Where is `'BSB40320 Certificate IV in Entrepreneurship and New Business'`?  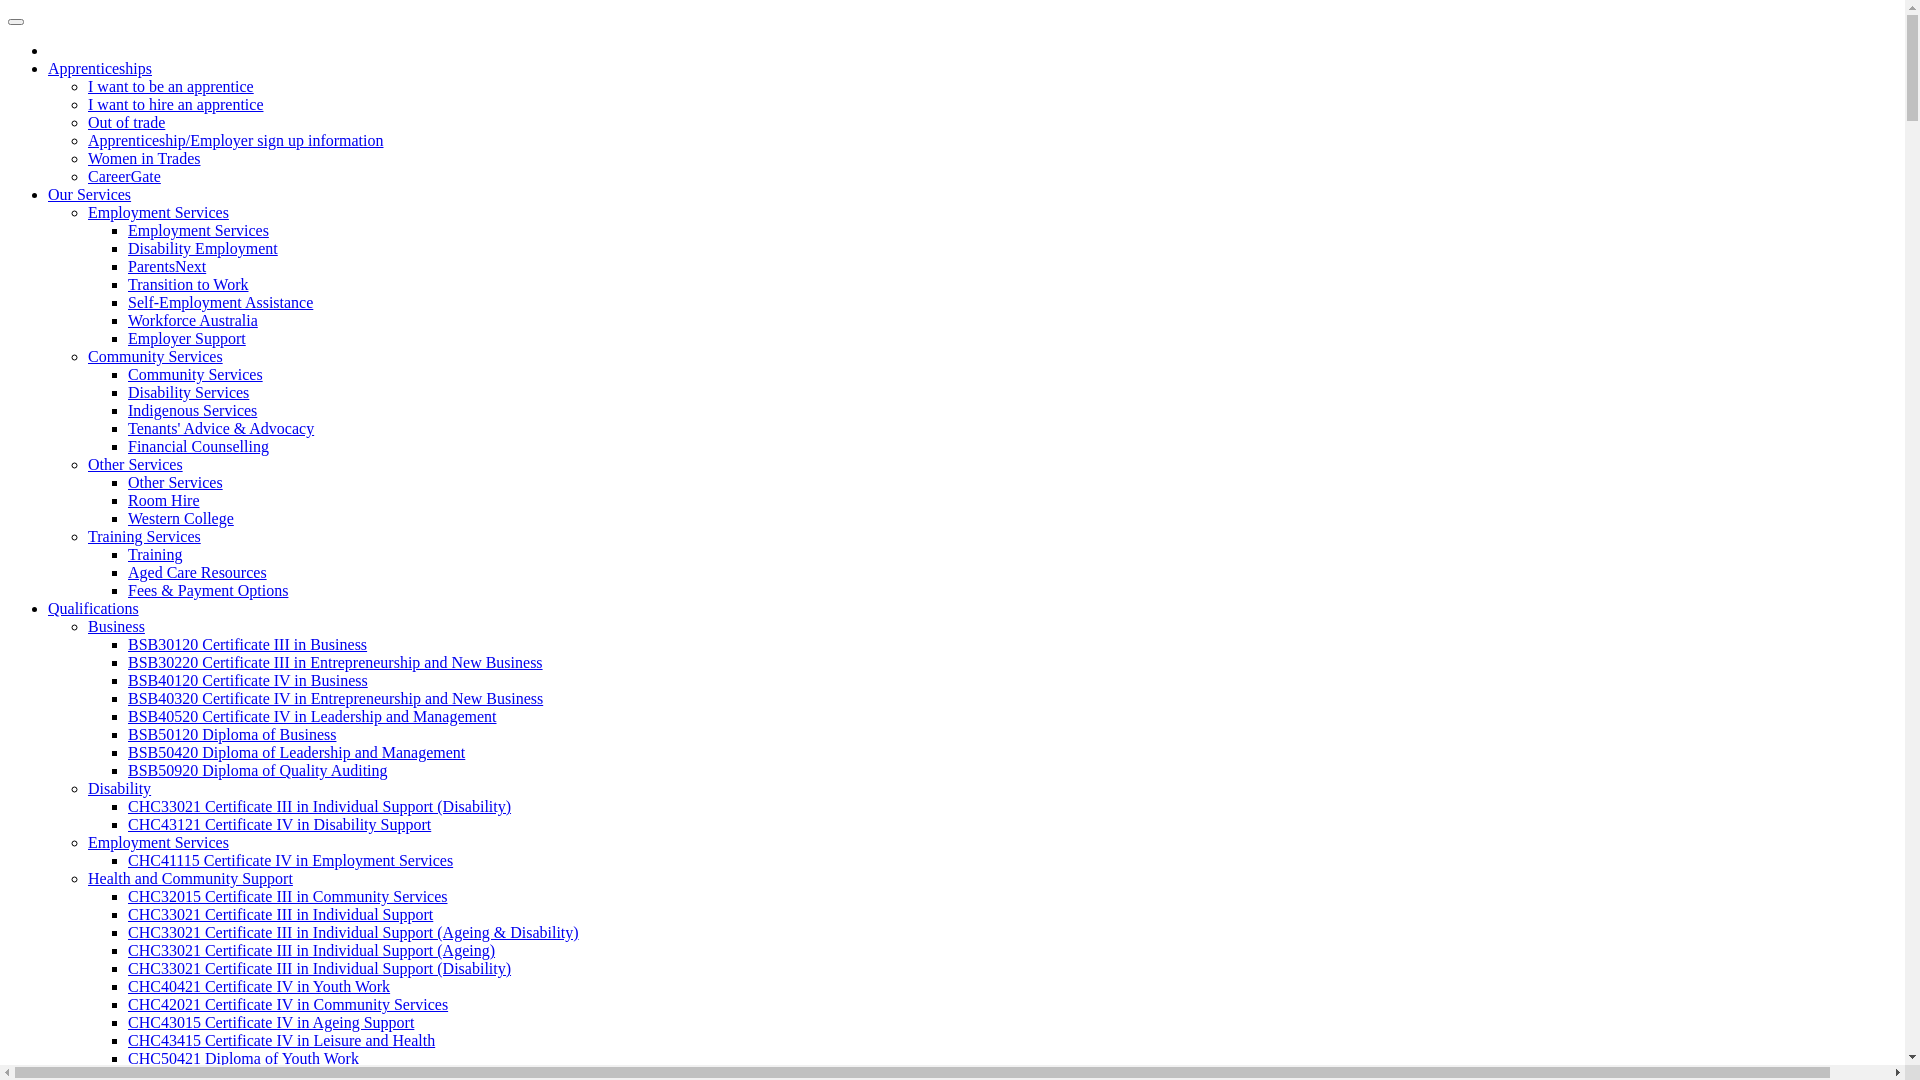 'BSB40320 Certificate IV in Entrepreneurship and New Business' is located at coordinates (335, 697).